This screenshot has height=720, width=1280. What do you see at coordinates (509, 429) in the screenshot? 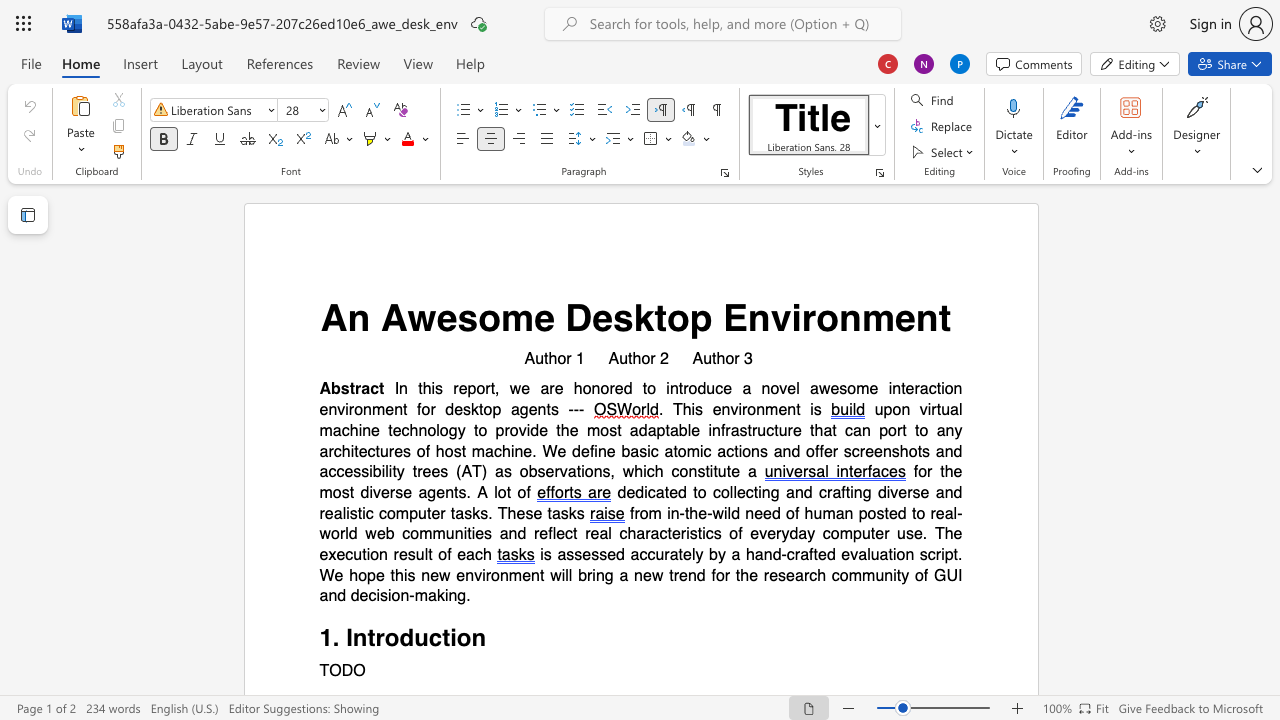
I see `the subset text "ovide the most adaptable infrastructure that can port to any architectures of host machine. We define basic atomic actions and offer screens" within the text "upon virtual machine technology to provide the most adaptable infrastructure that can port to any architectures of host machine. We define basic atomic actions and offer screenshots and accessibility trees (AT) as observations, which"` at bounding box center [509, 429].